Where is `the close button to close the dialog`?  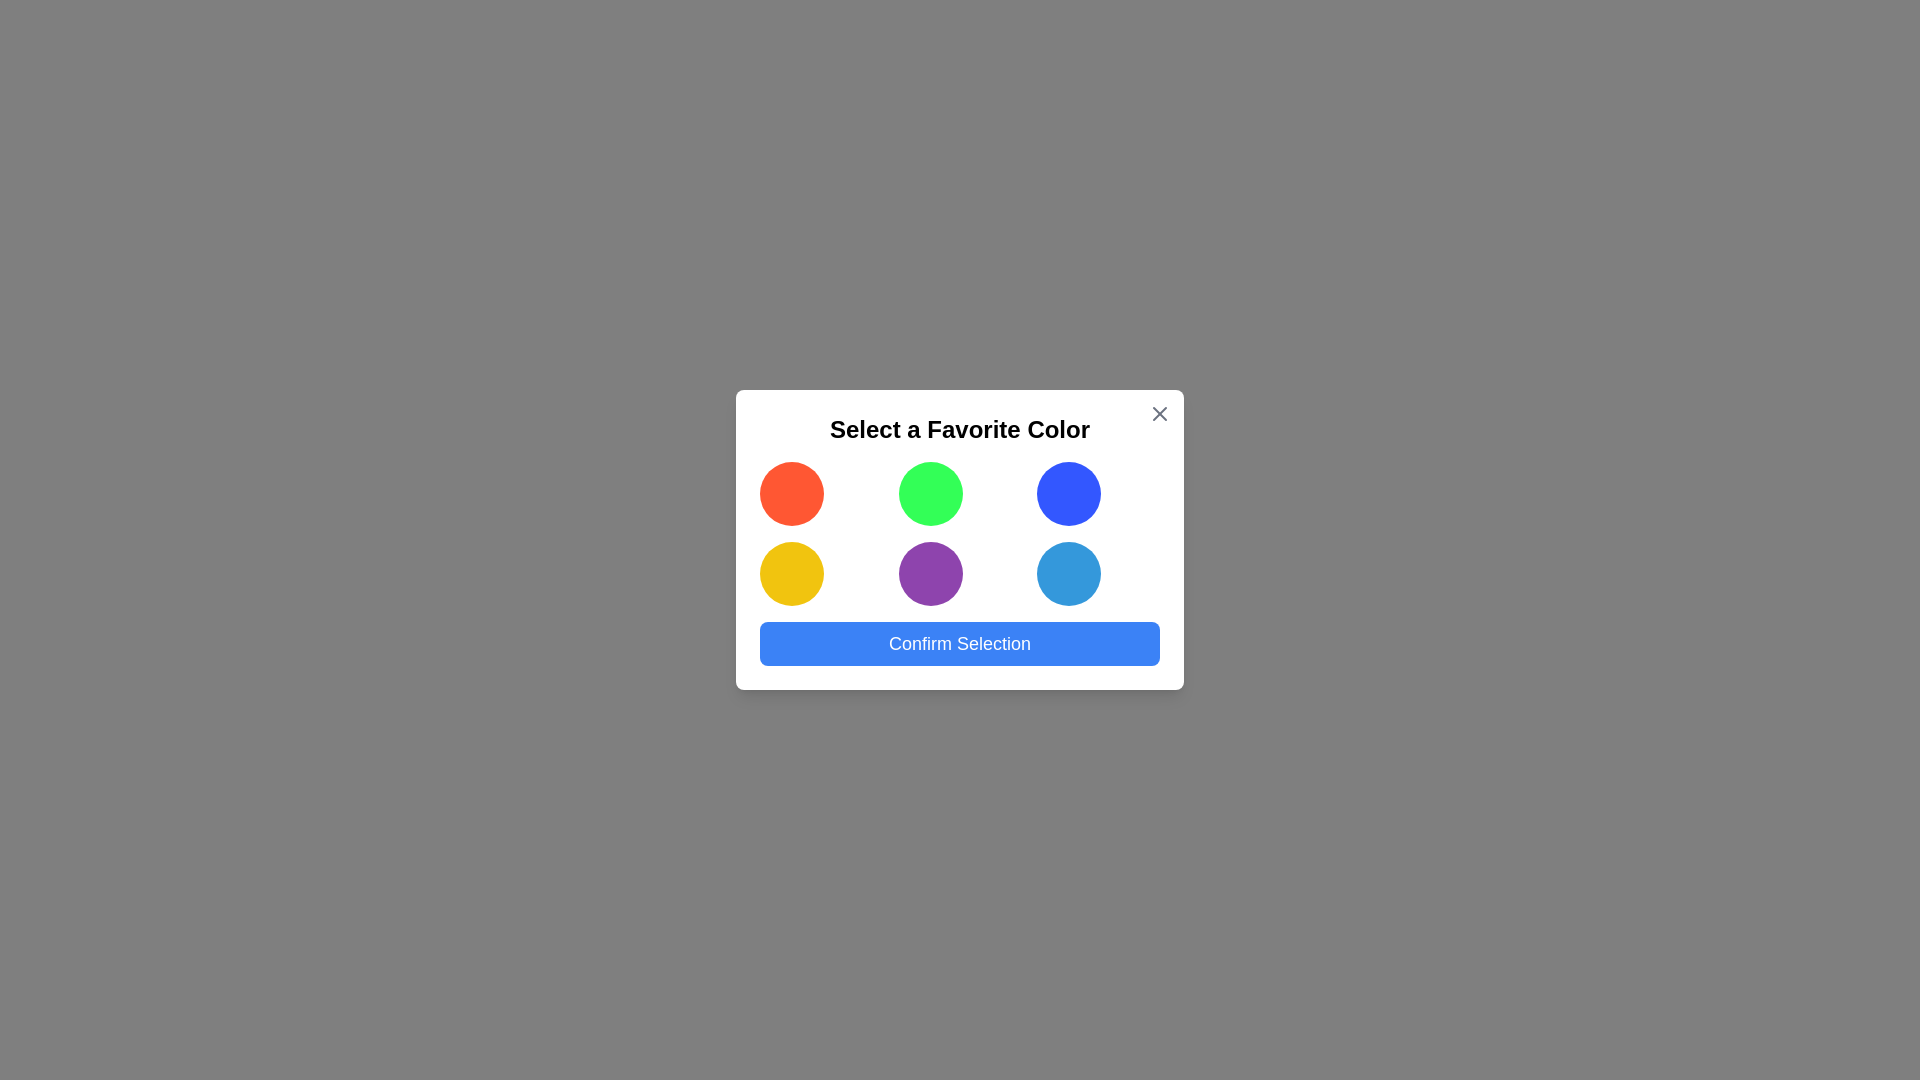 the close button to close the dialog is located at coordinates (1160, 412).